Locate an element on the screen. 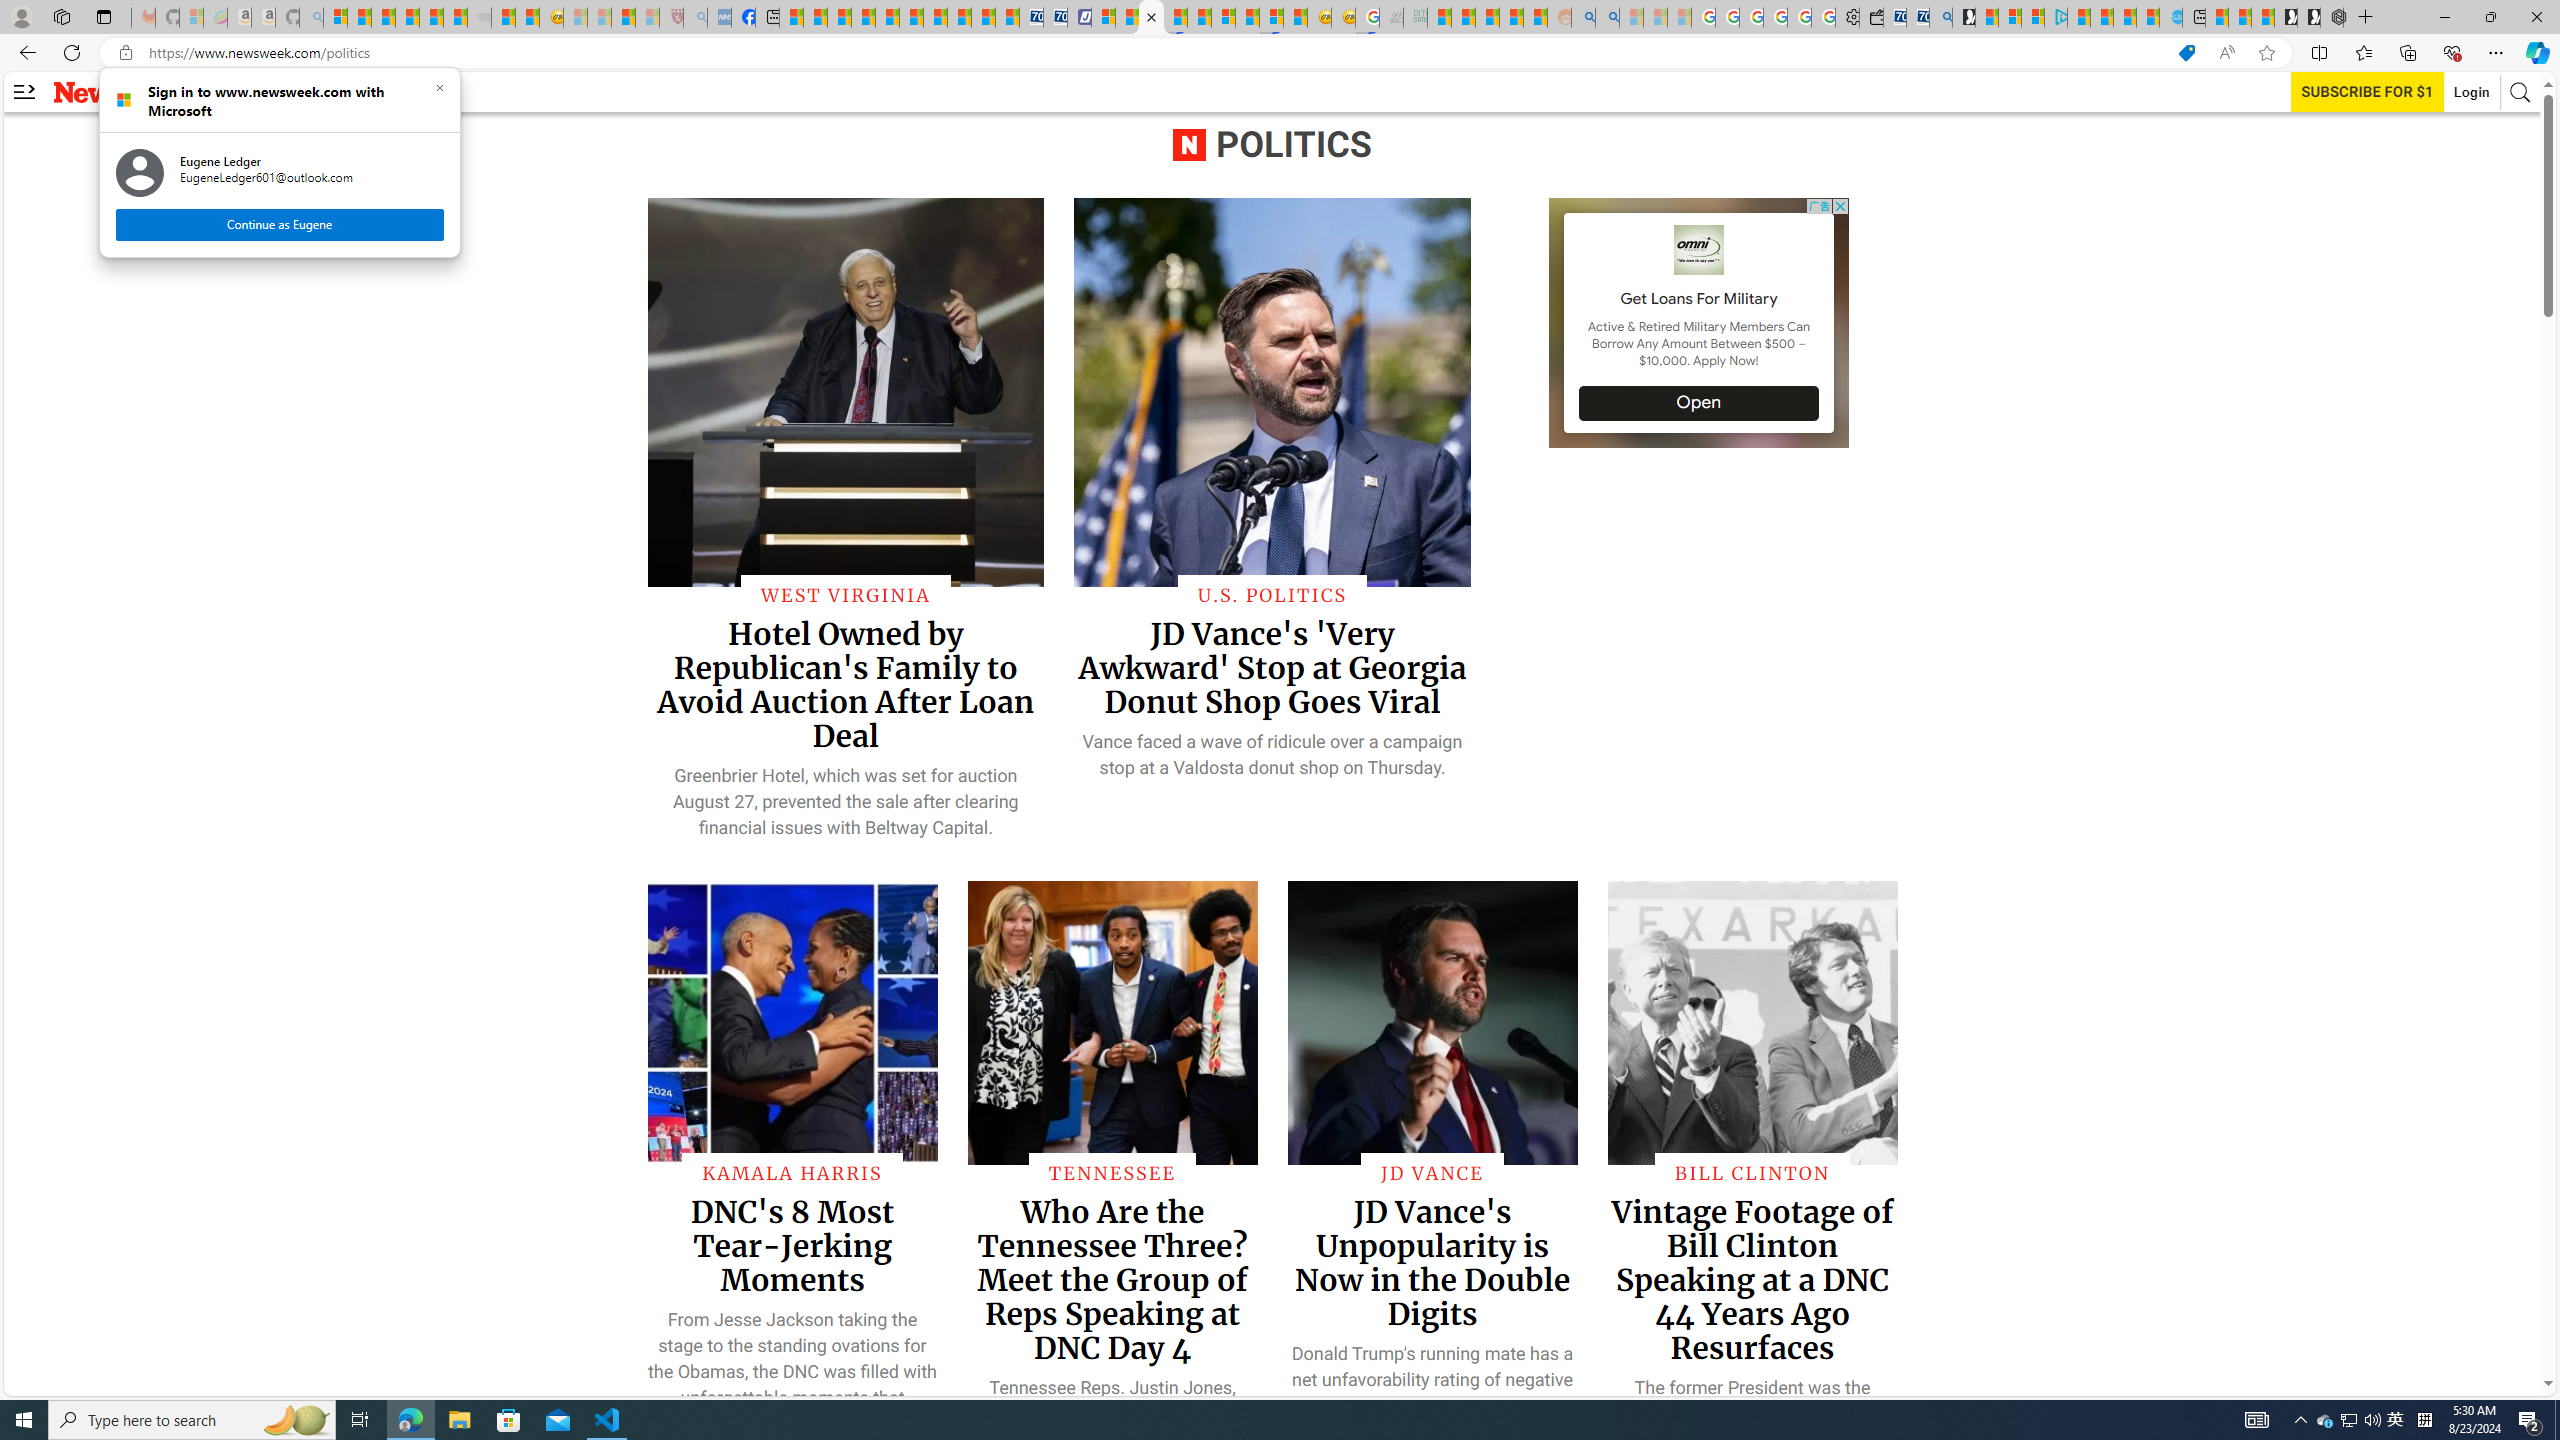 The width and height of the screenshot is (2560, 1440). 'Bing Real Estate - Home sales and rental listings' is located at coordinates (1940, 16).